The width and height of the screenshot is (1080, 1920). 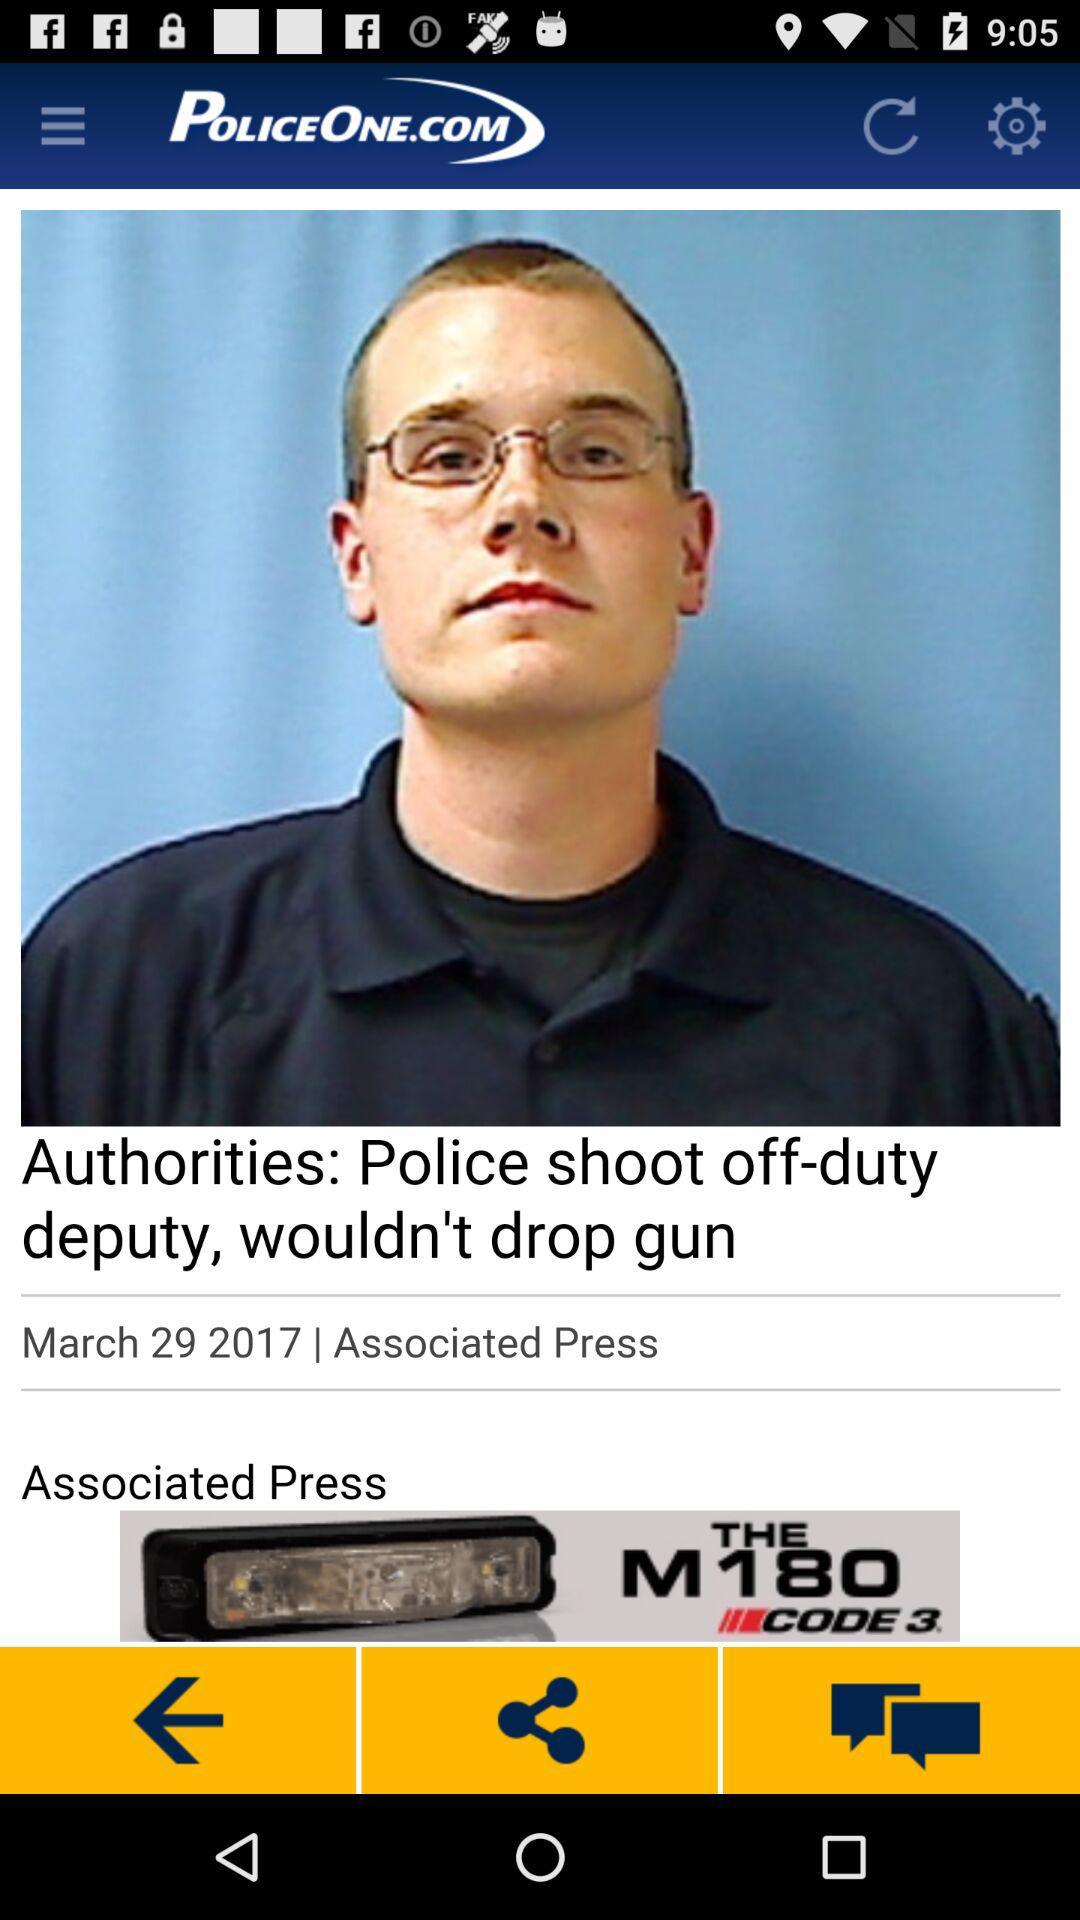 I want to click on description, so click(x=540, y=847).